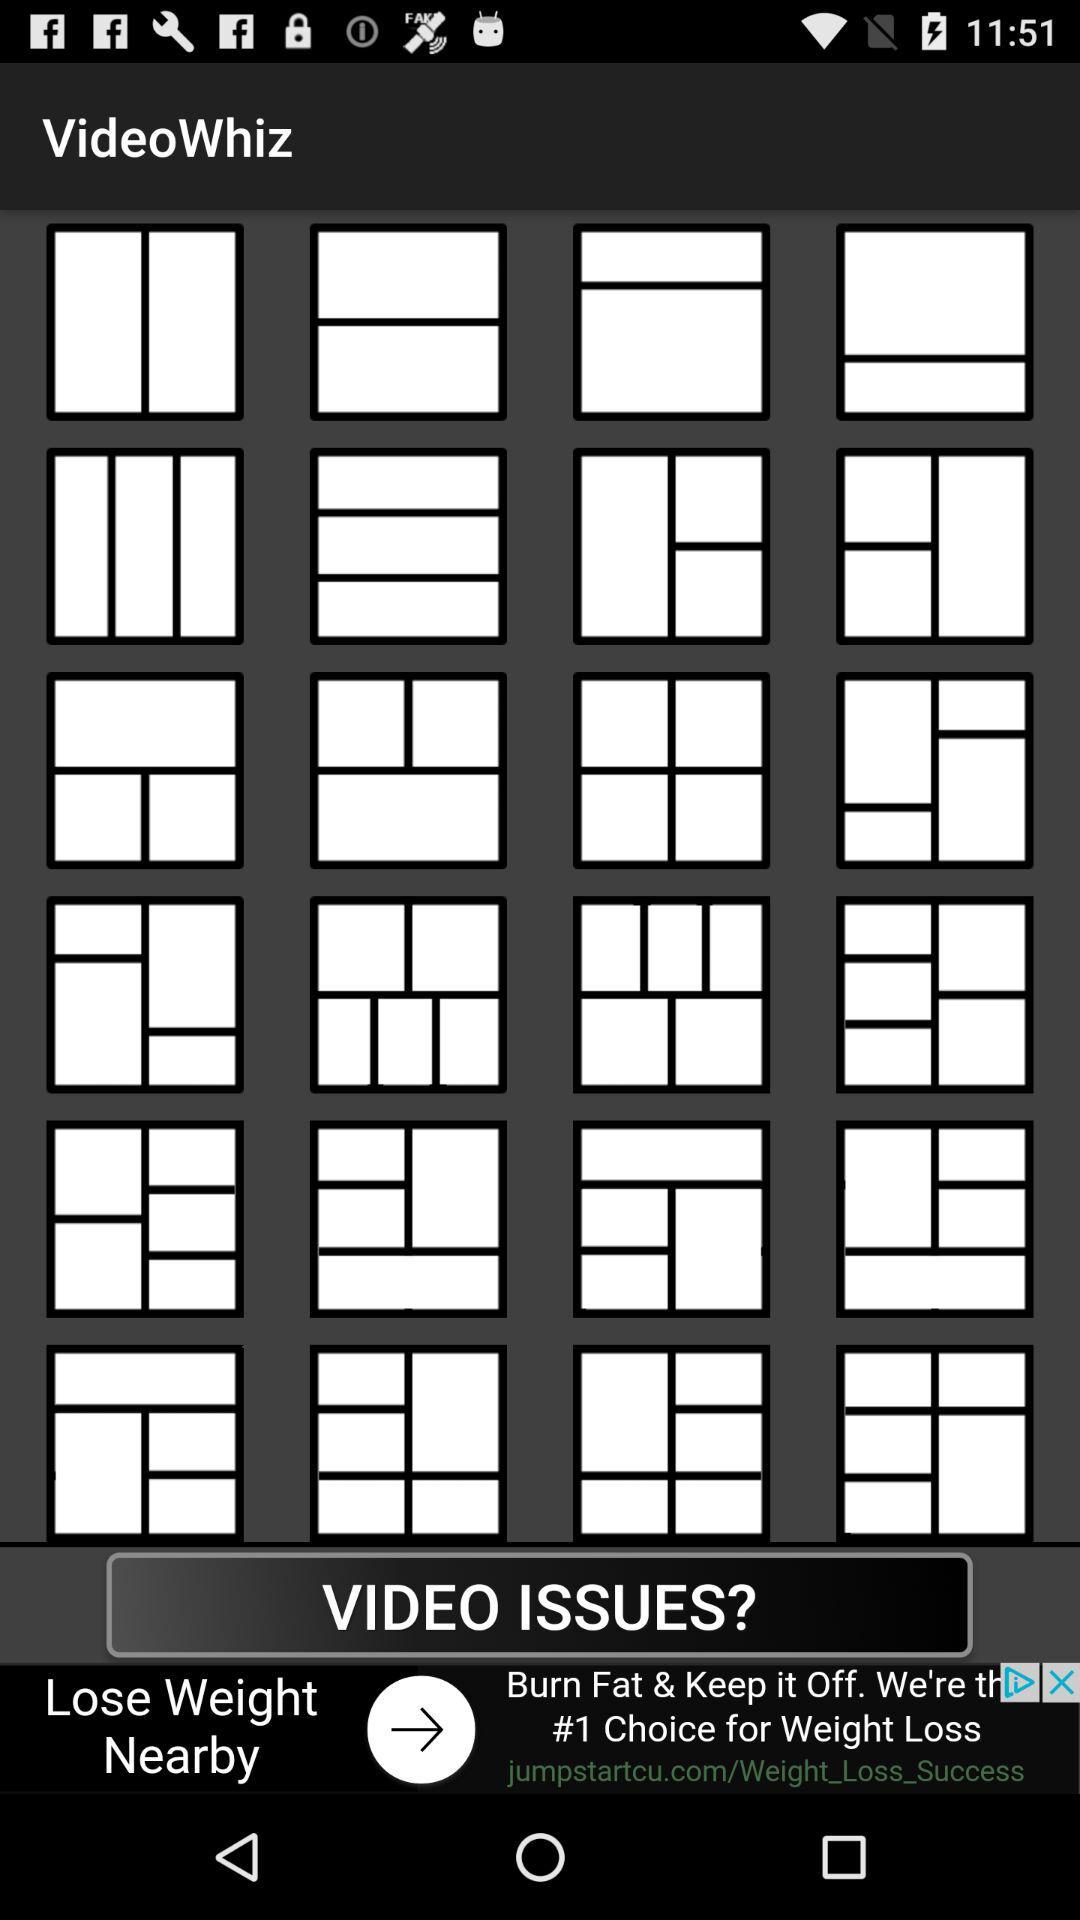 This screenshot has width=1080, height=1920. Describe the element at coordinates (407, 994) in the screenshot. I see `select` at that location.